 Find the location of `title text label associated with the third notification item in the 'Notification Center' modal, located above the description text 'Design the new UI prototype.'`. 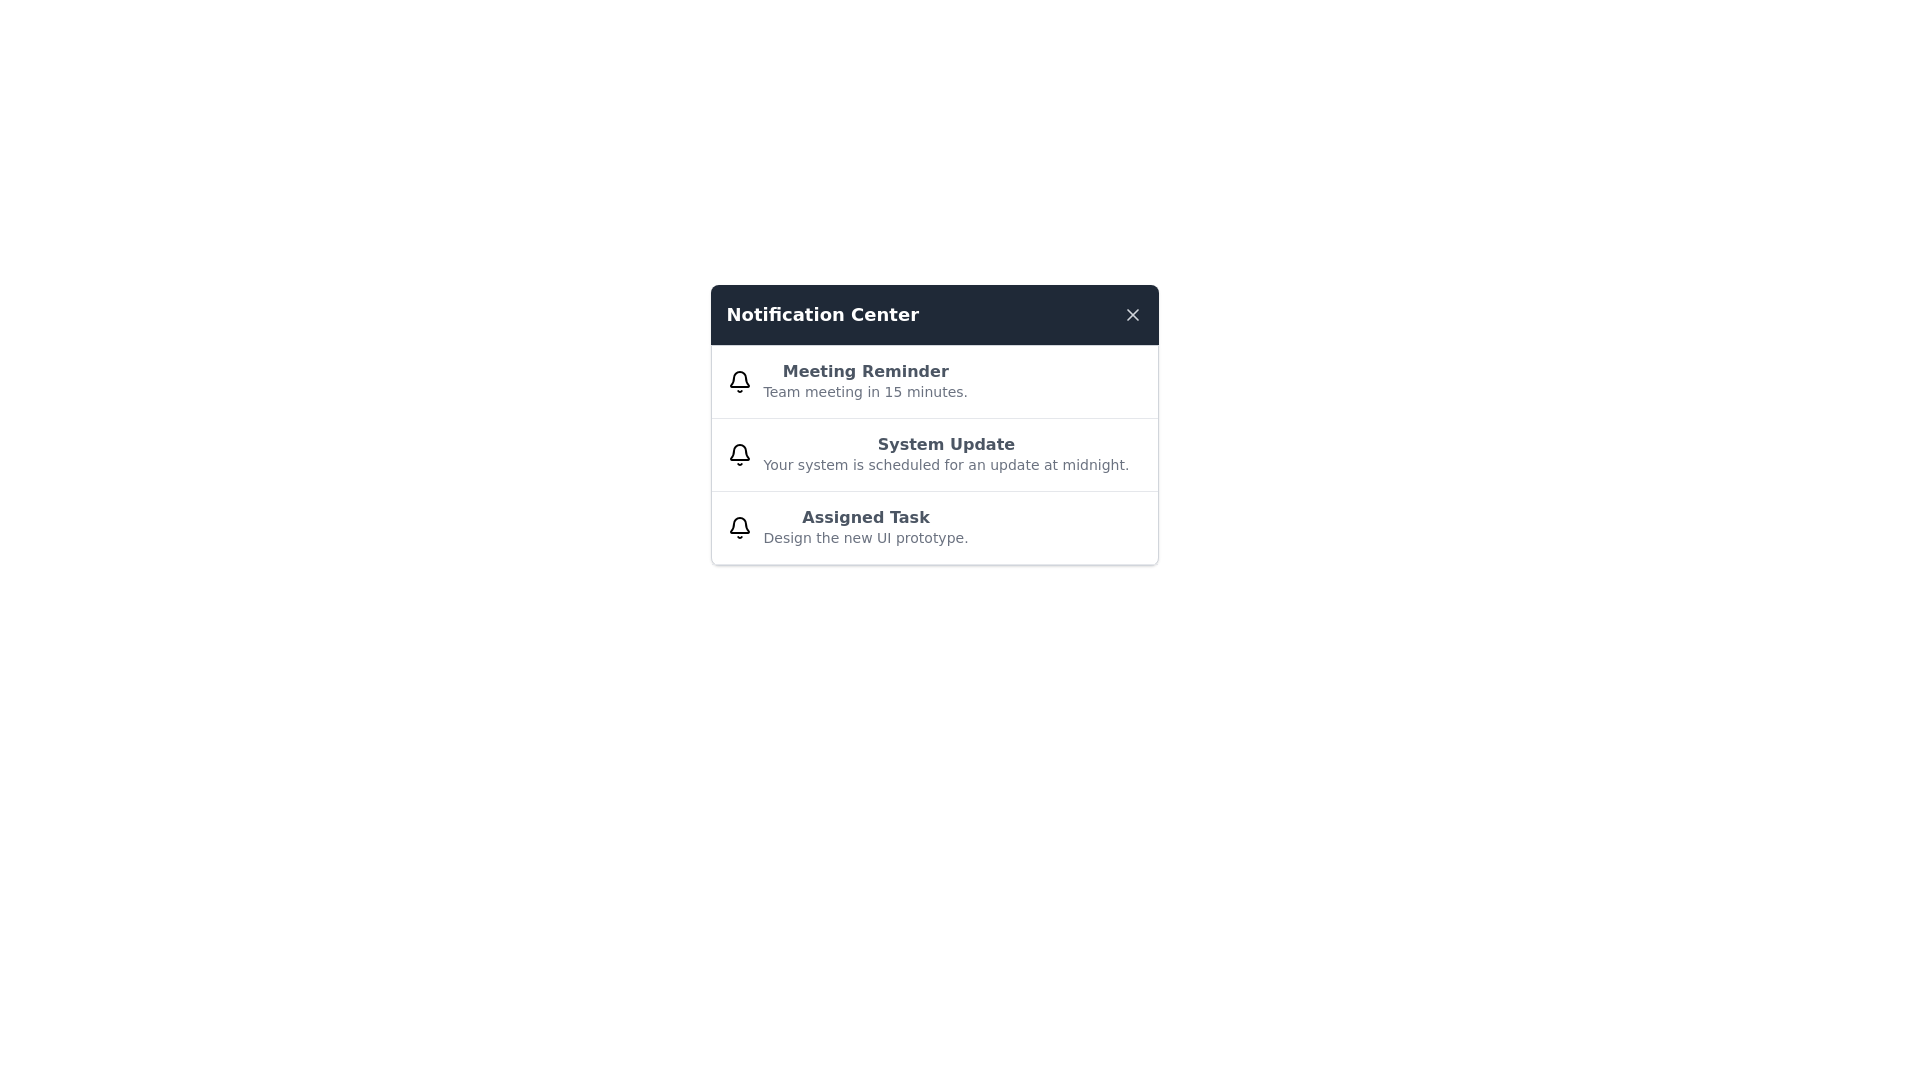

title text label associated with the third notification item in the 'Notification Center' modal, located above the description text 'Design the new UI prototype.' is located at coordinates (866, 516).